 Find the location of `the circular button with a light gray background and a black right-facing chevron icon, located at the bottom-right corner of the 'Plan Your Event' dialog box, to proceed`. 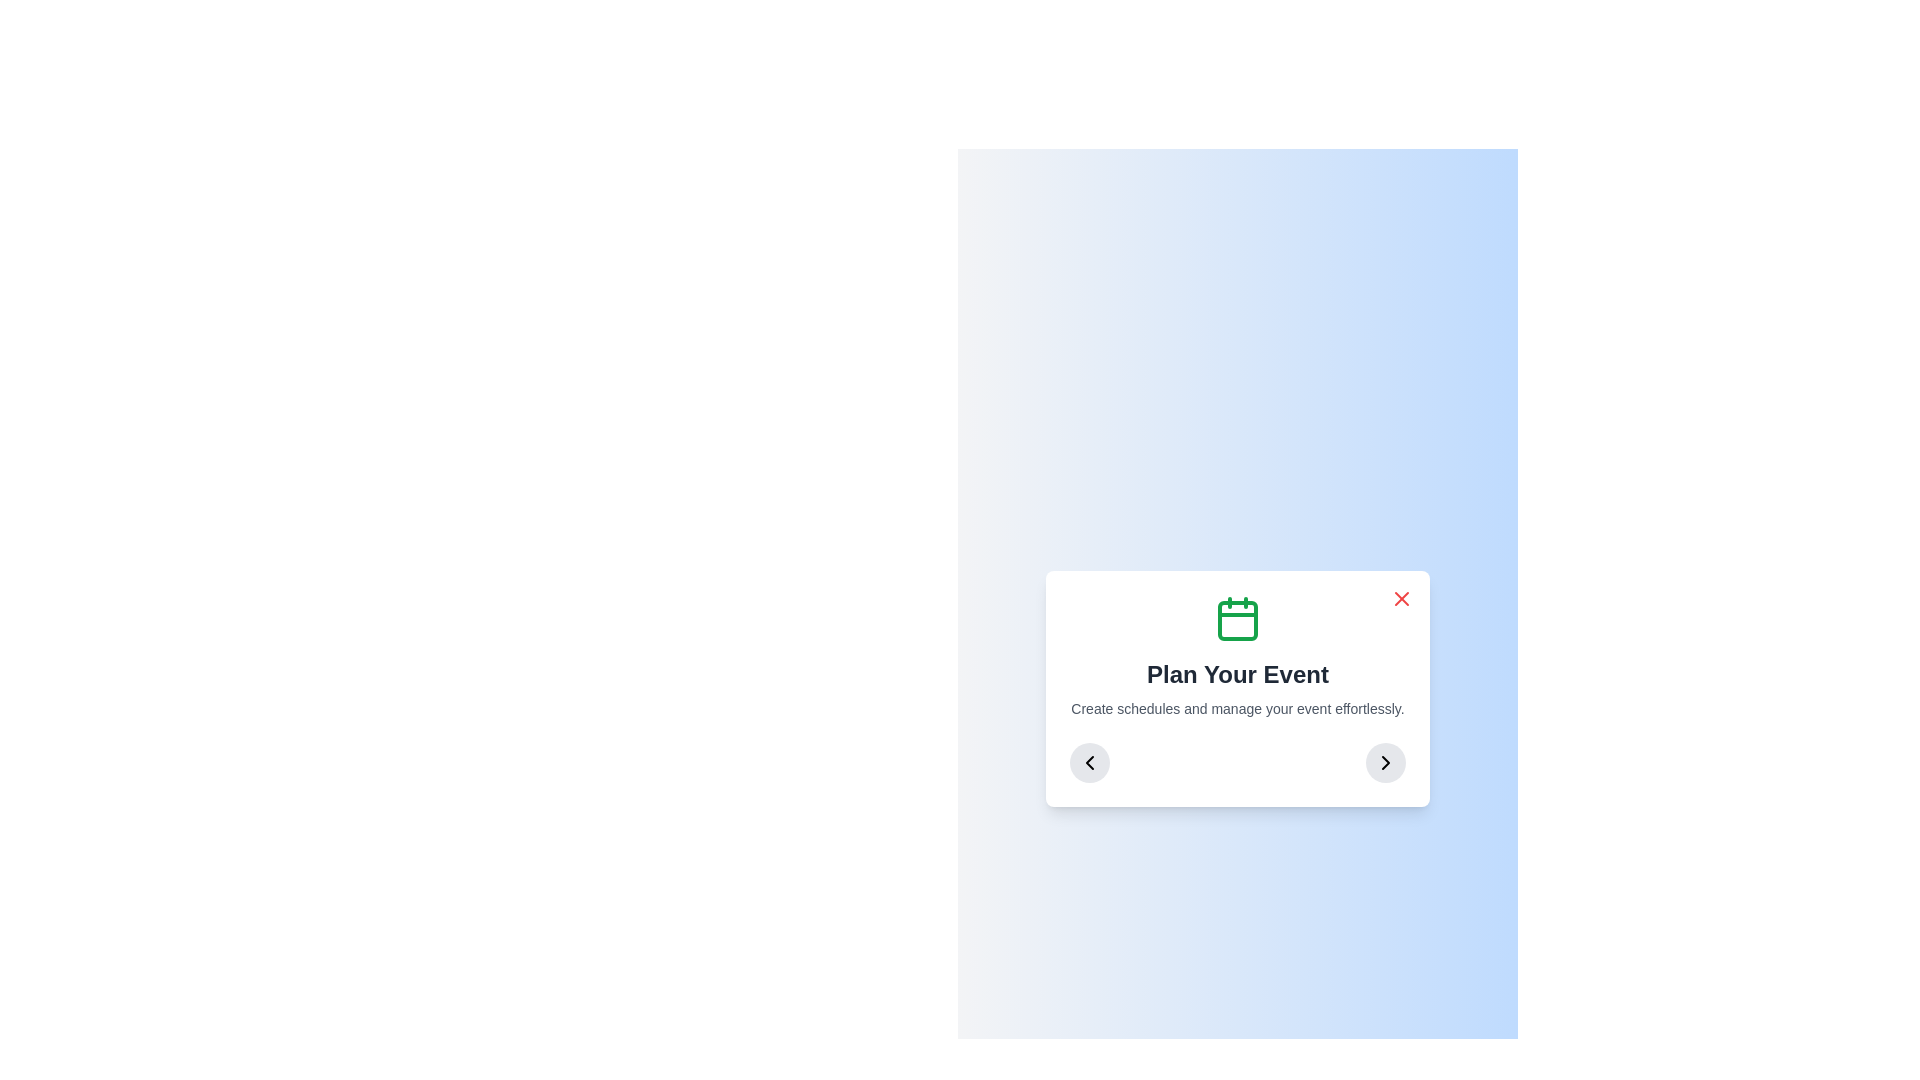

the circular button with a light gray background and a black right-facing chevron icon, located at the bottom-right corner of the 'Plan Your Event' dialog box, to proceed is located at coordinates (1385, 763).